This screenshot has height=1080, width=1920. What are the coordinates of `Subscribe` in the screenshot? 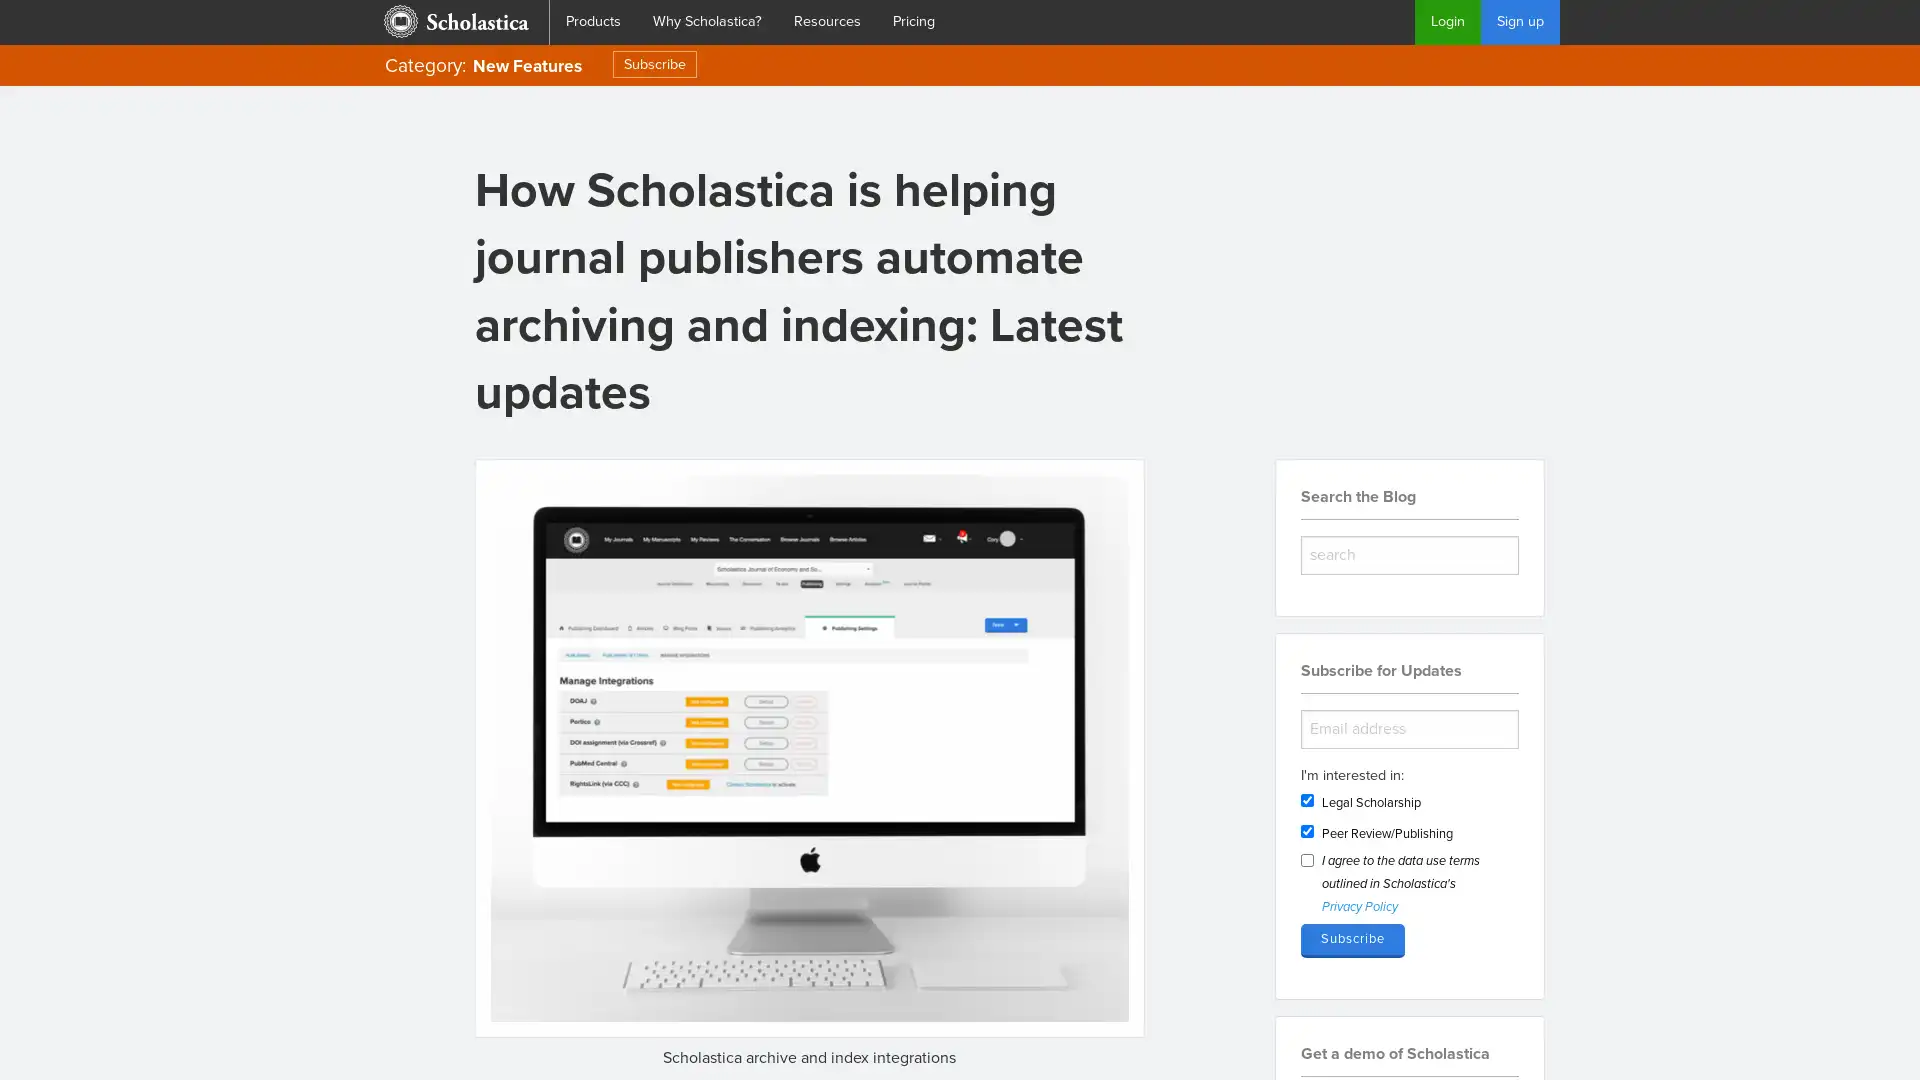 It's located at (1353, 940).